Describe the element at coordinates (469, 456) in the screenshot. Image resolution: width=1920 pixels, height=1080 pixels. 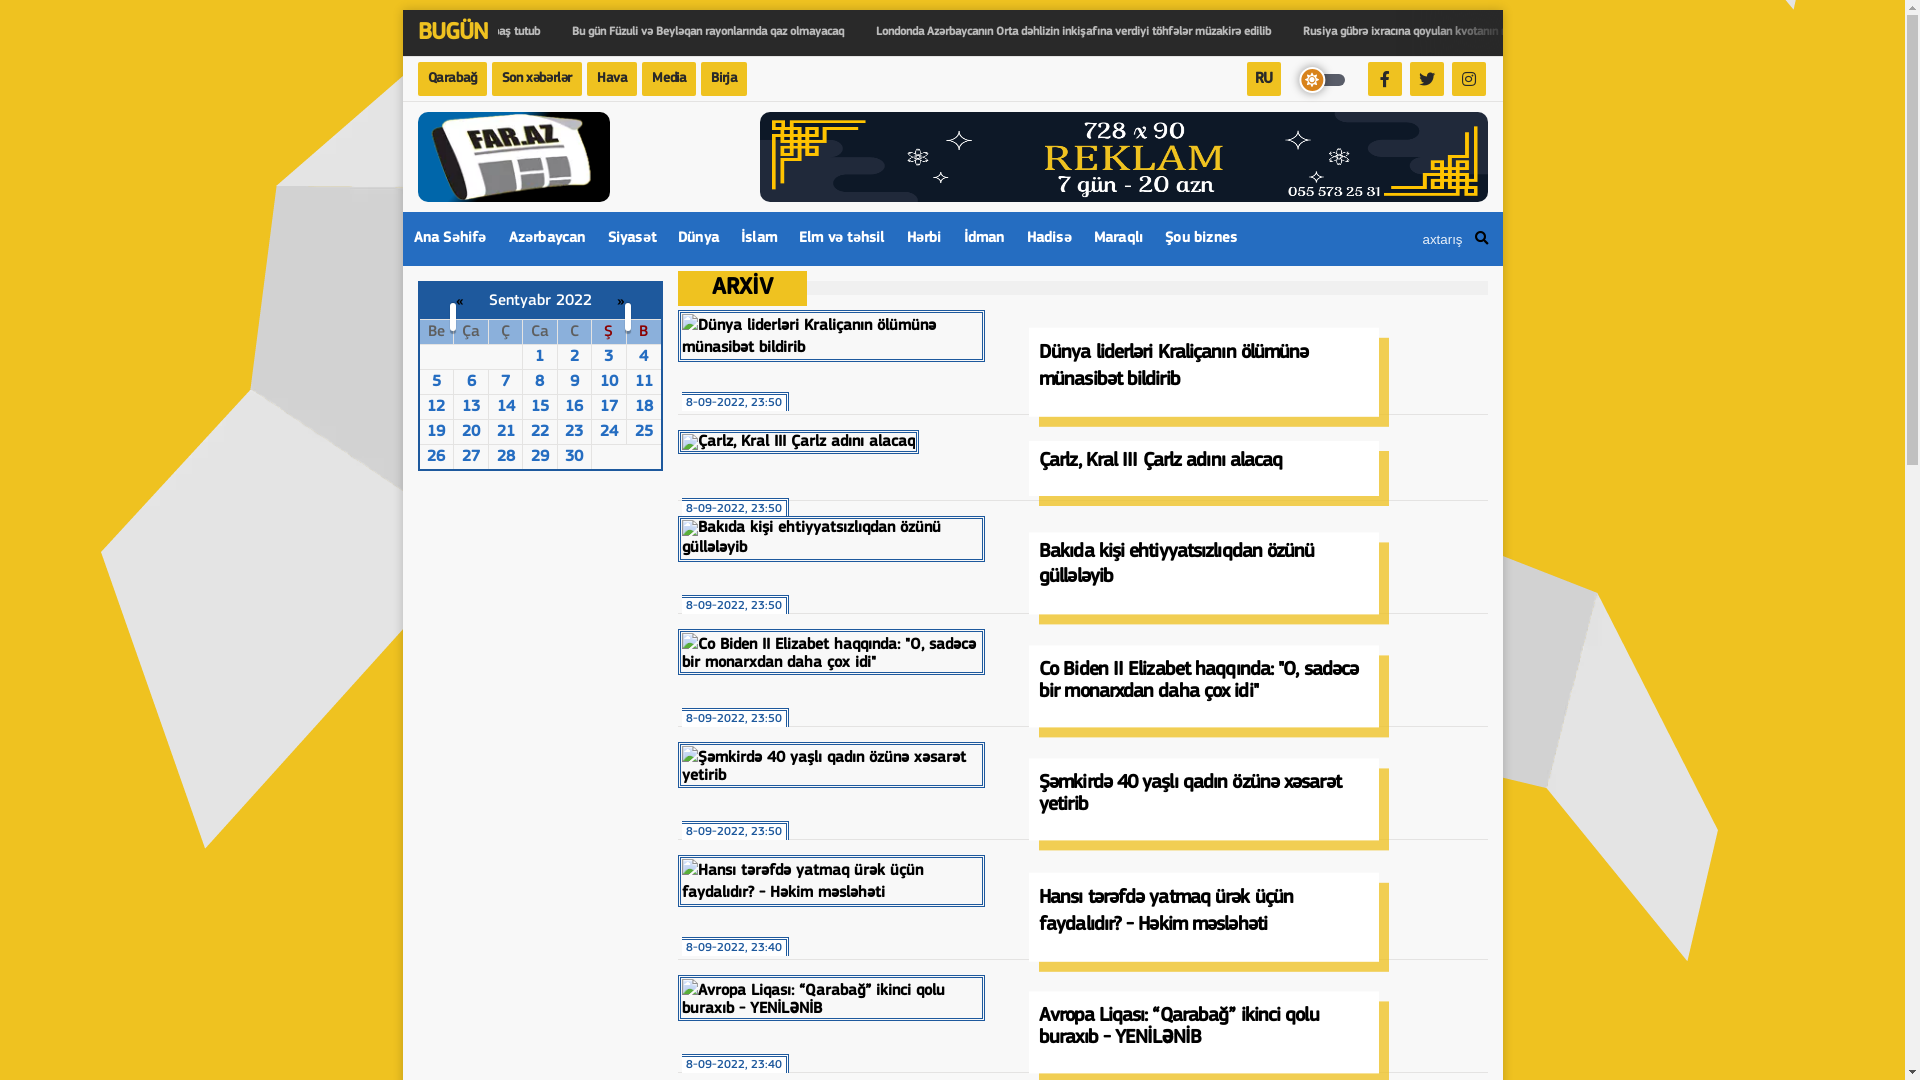
I see `'27'` at that location.